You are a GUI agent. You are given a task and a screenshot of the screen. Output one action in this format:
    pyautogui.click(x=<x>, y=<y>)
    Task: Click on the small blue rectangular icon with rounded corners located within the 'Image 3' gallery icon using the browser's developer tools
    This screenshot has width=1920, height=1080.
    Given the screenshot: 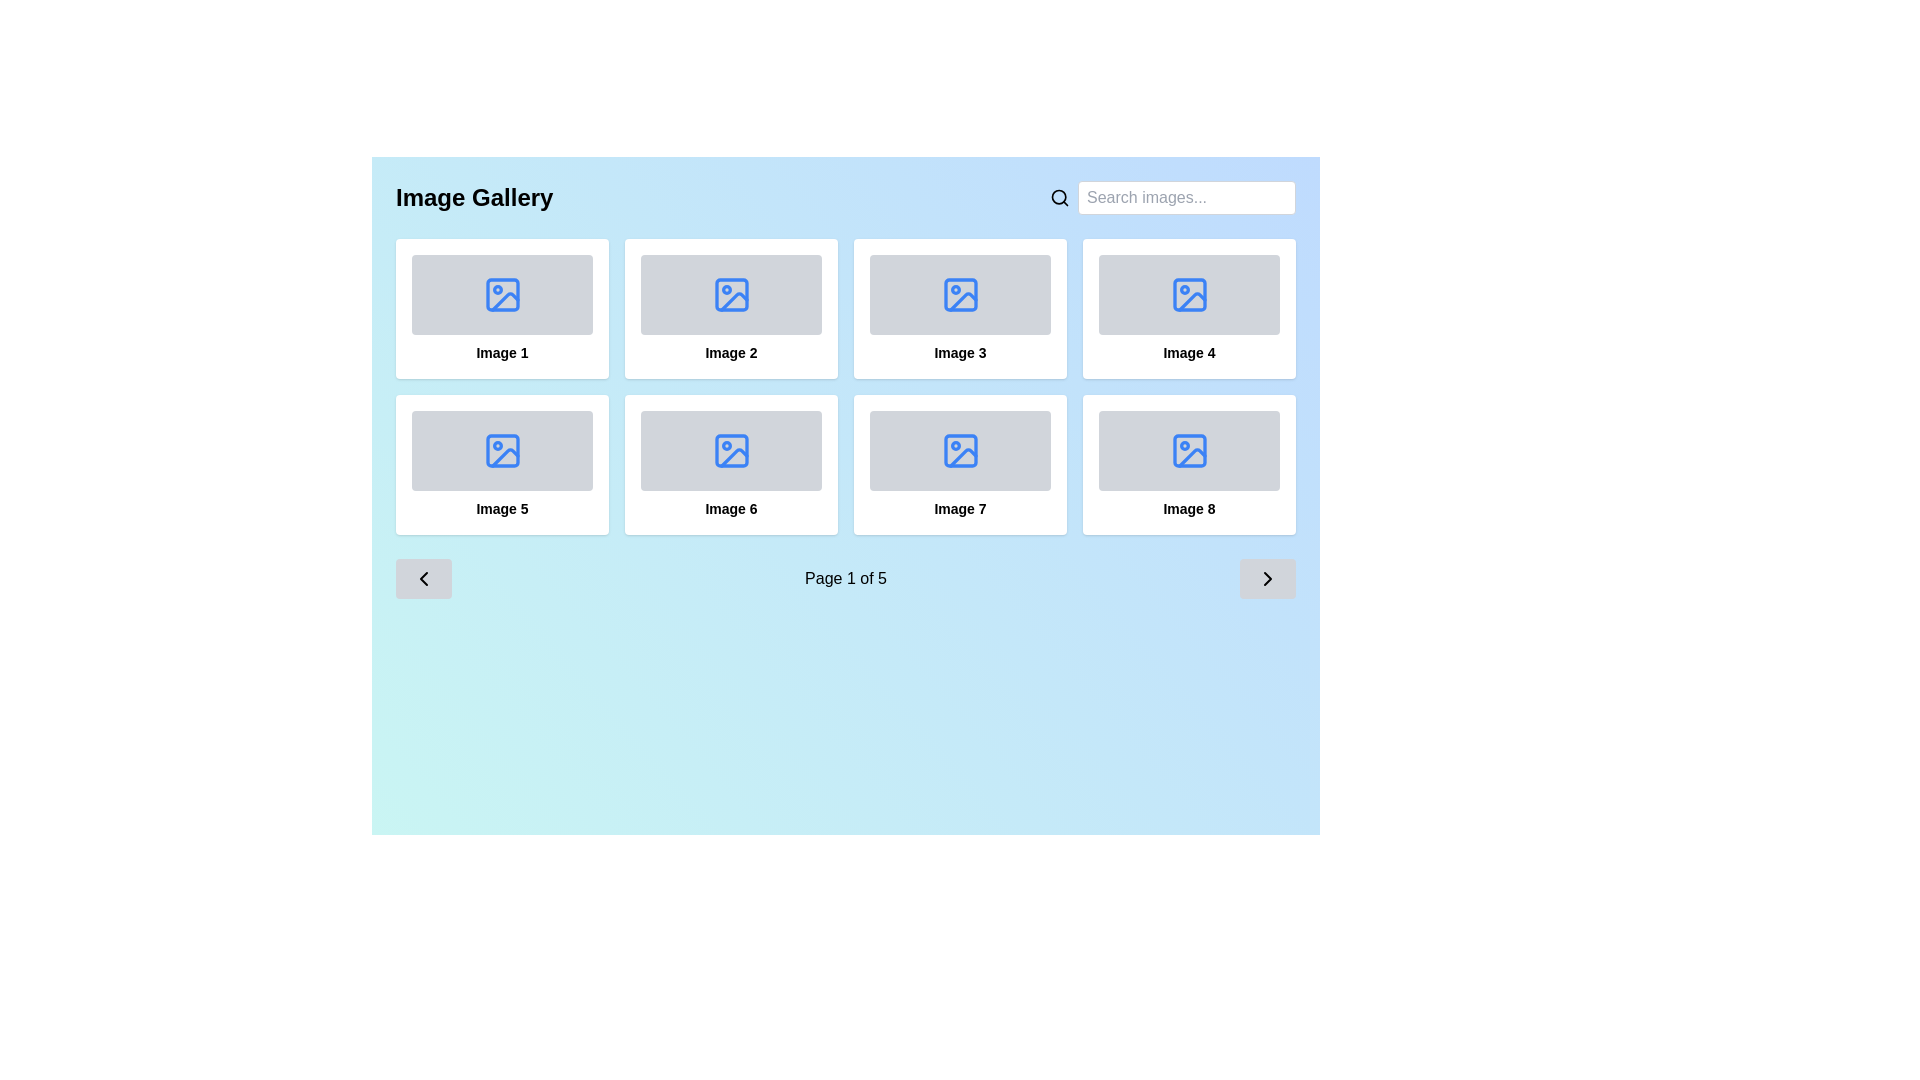 What is the action you would take?
    pyautogui.click(x=960, y=294)
    